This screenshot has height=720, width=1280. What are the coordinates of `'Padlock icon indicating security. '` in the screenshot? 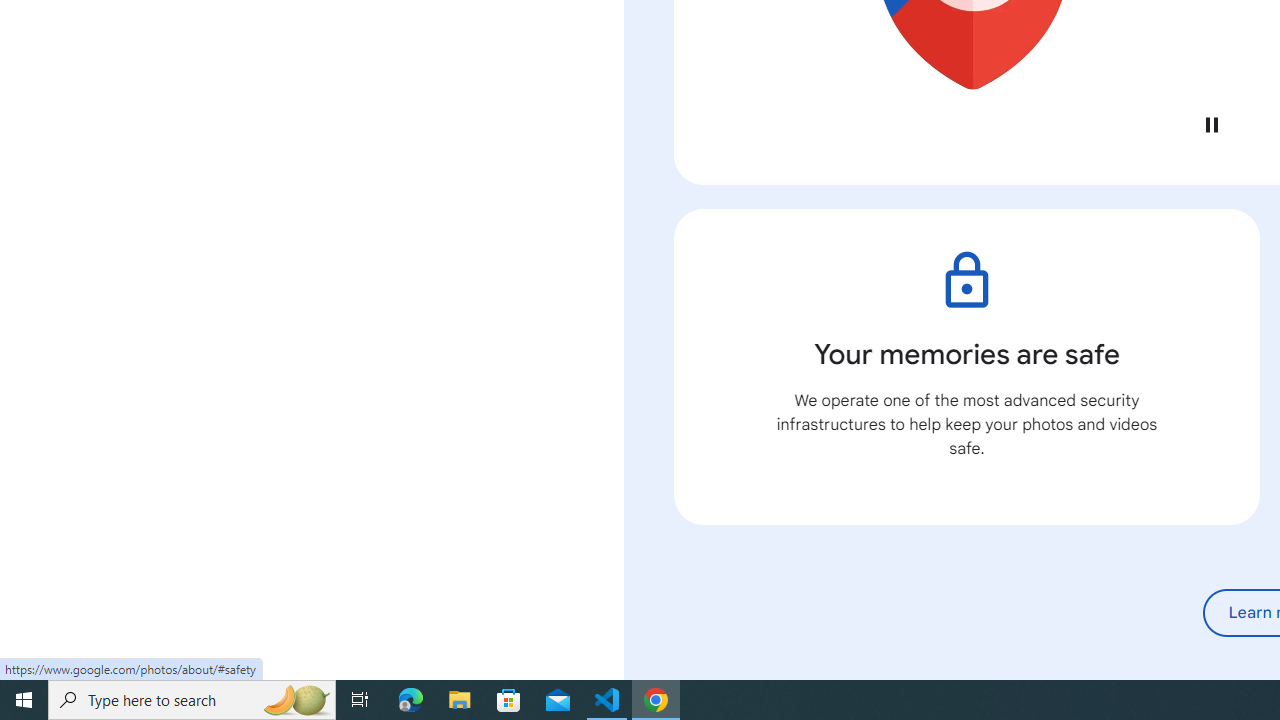 It's located at (966, 280).